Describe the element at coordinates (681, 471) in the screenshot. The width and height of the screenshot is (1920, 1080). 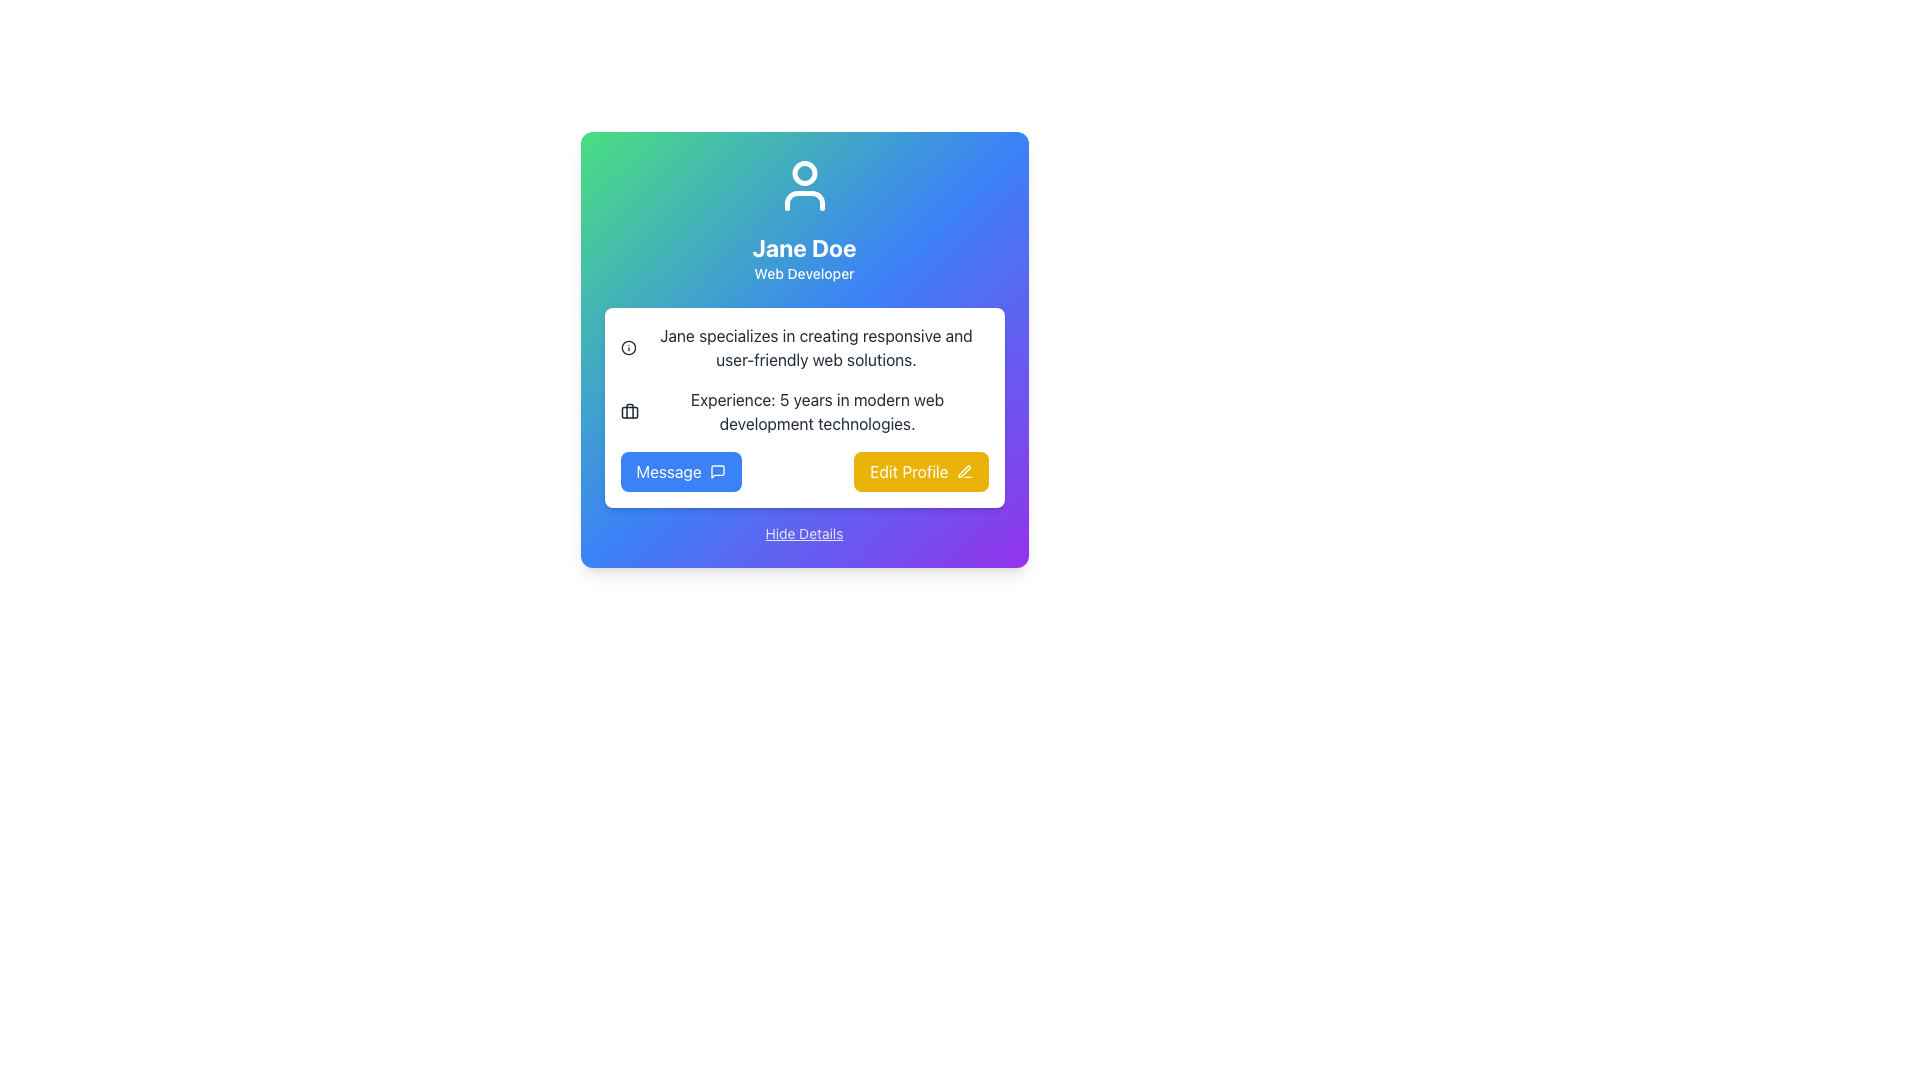
I see `the message sending button located in the lower part of the card component, positioned to the left of the 'Edit Profile' button` at that location.